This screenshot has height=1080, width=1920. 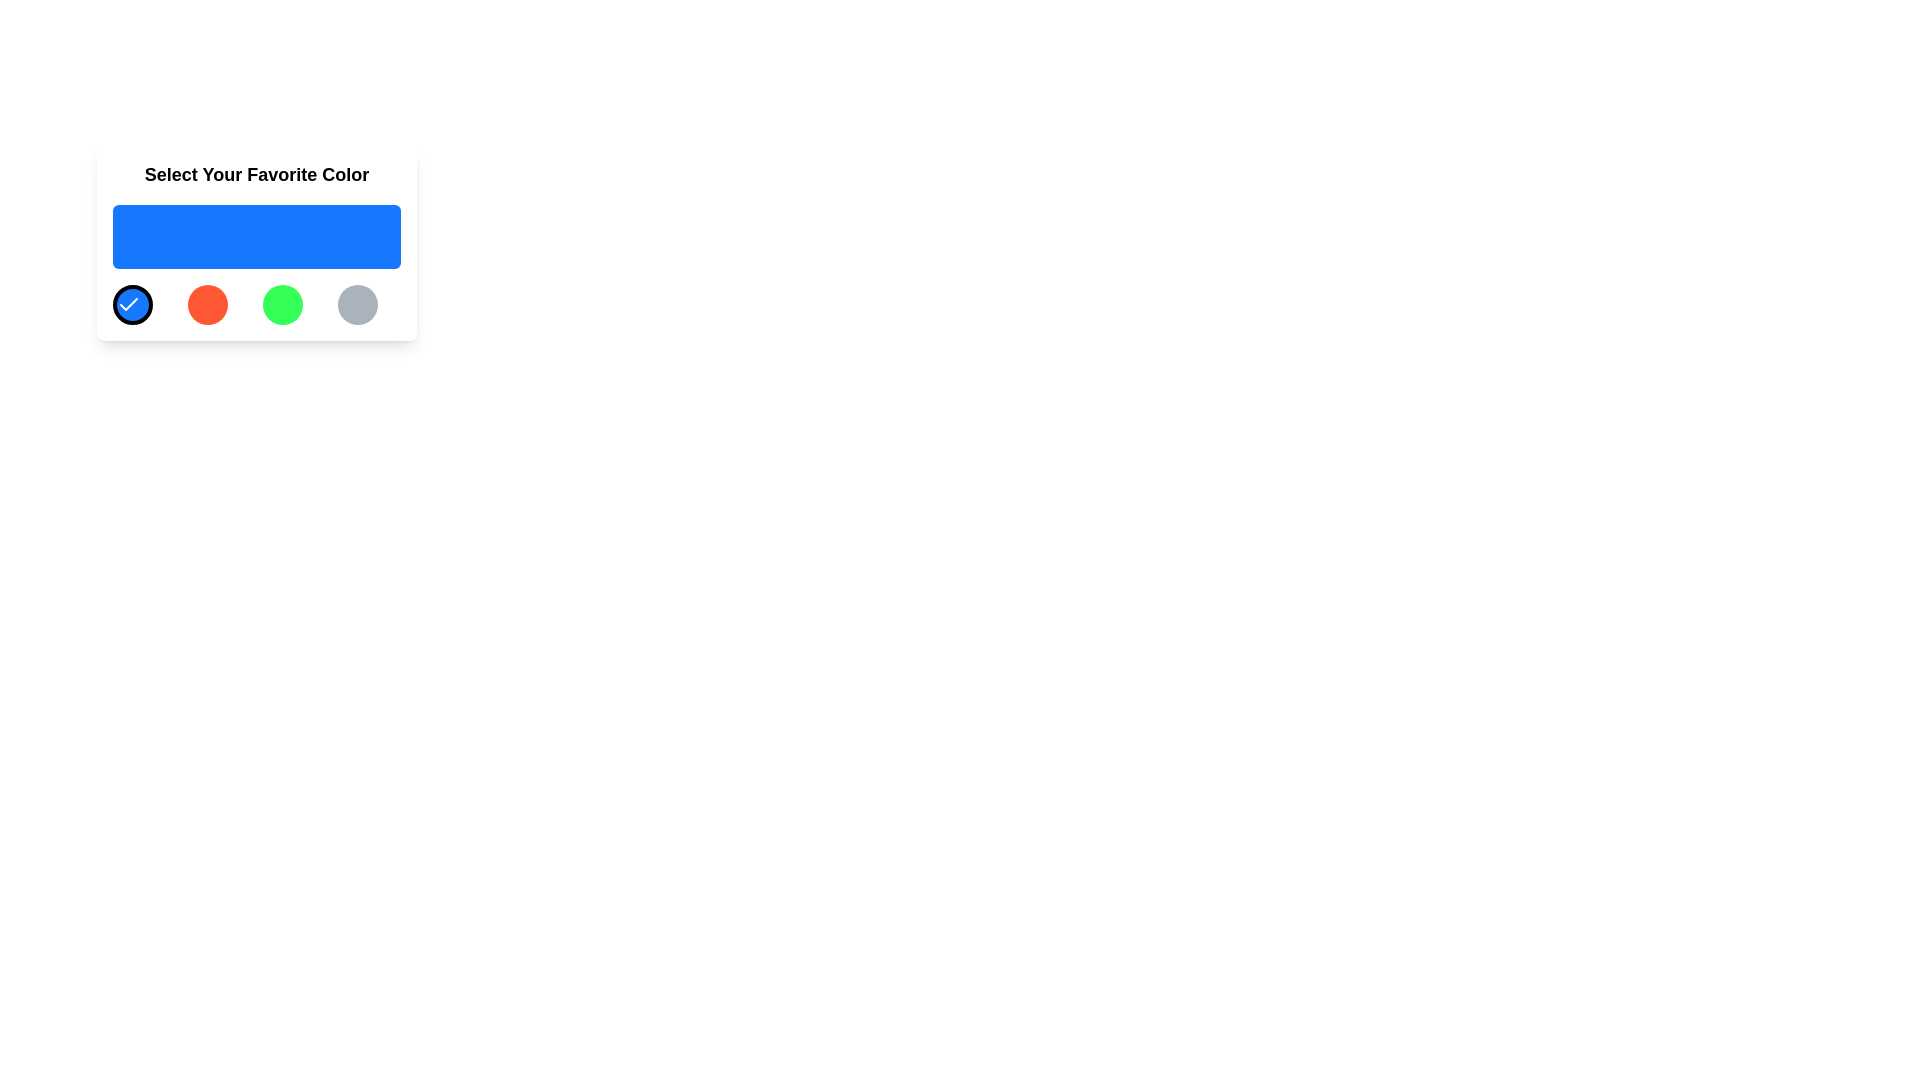 What do you see at coordinates (256, 304) in the screenshot?
I see `the green circular button, which is the third button in a series of four horizontally arranged buttons with distinct colors (blue, red, green, gray), to provide visual feedback` at bounding box center [256, 304].